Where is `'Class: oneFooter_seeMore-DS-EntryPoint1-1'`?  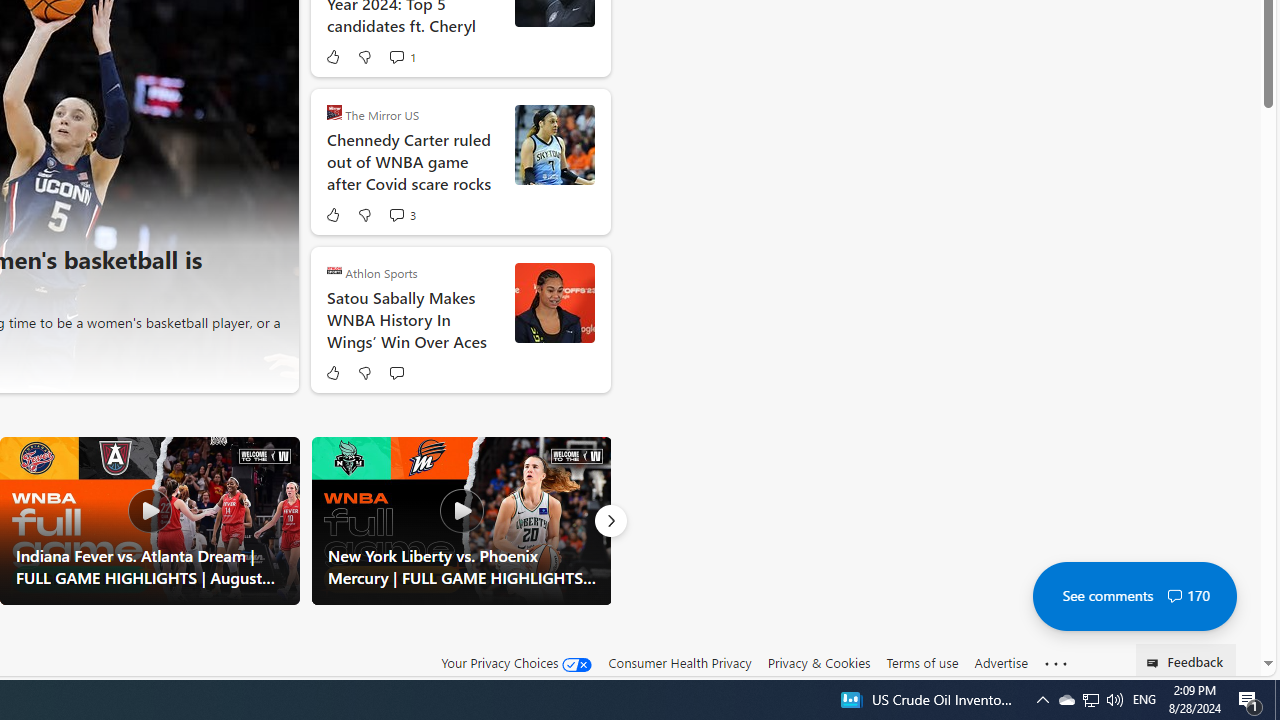 'Class: oneFooter_seeMore-DS-EntryPoint1-1' is located at coordinates (1055, 663).